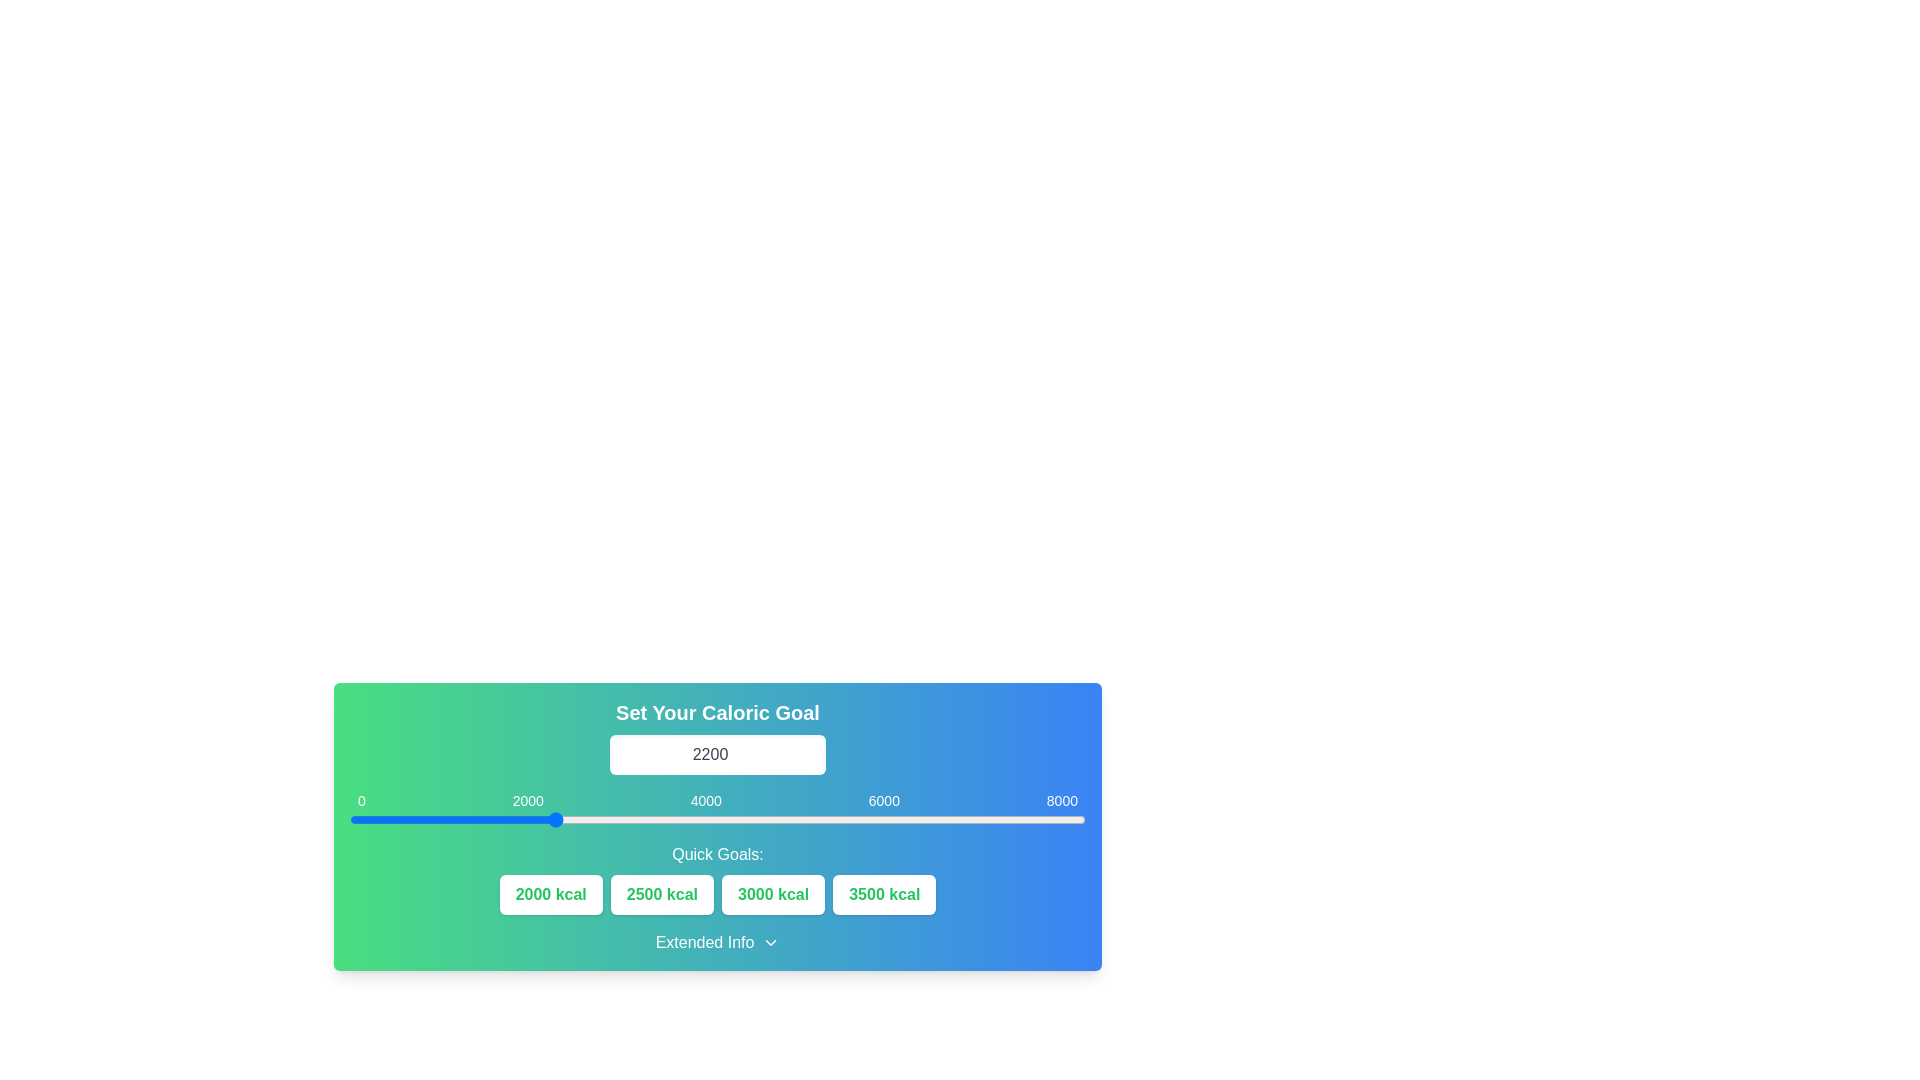  I want to click on caloric goal, so click(906, 820).